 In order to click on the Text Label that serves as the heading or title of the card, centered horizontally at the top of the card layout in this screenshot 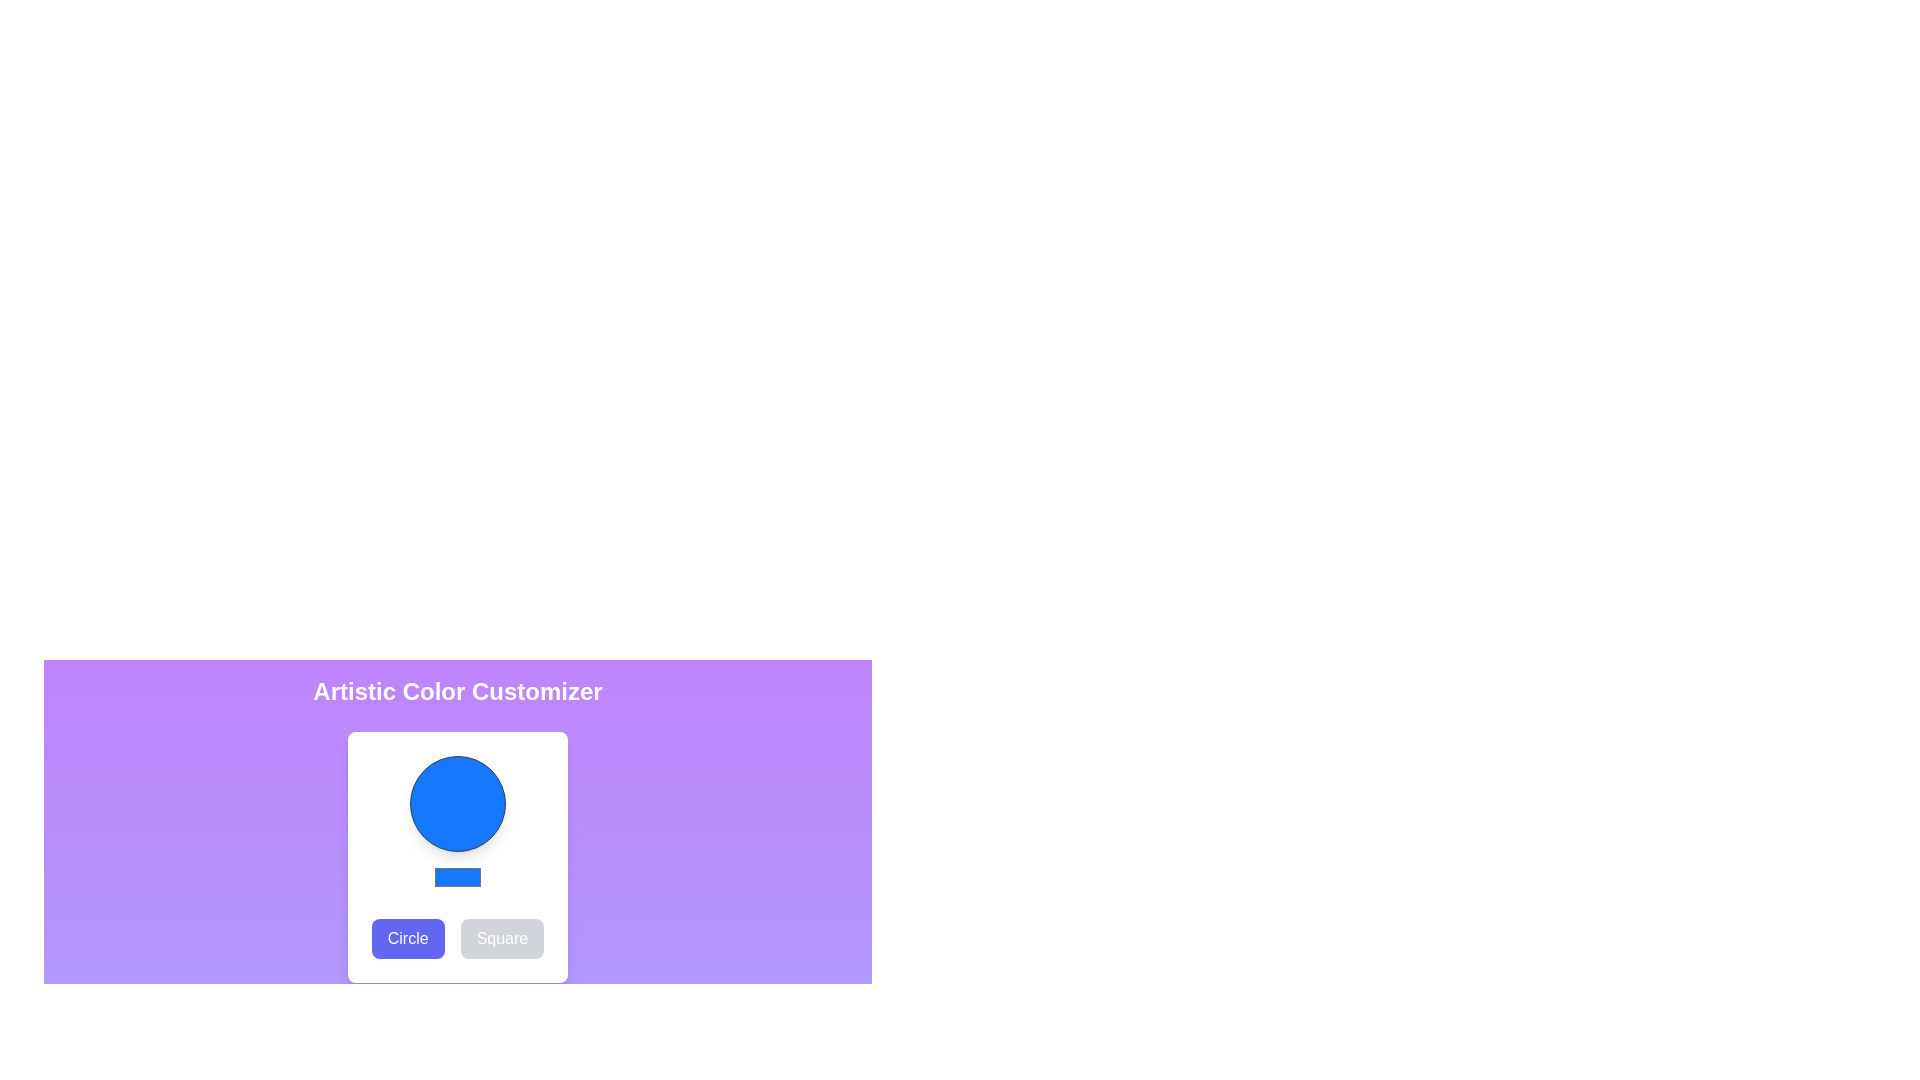, I will do `click(456, 690)`.